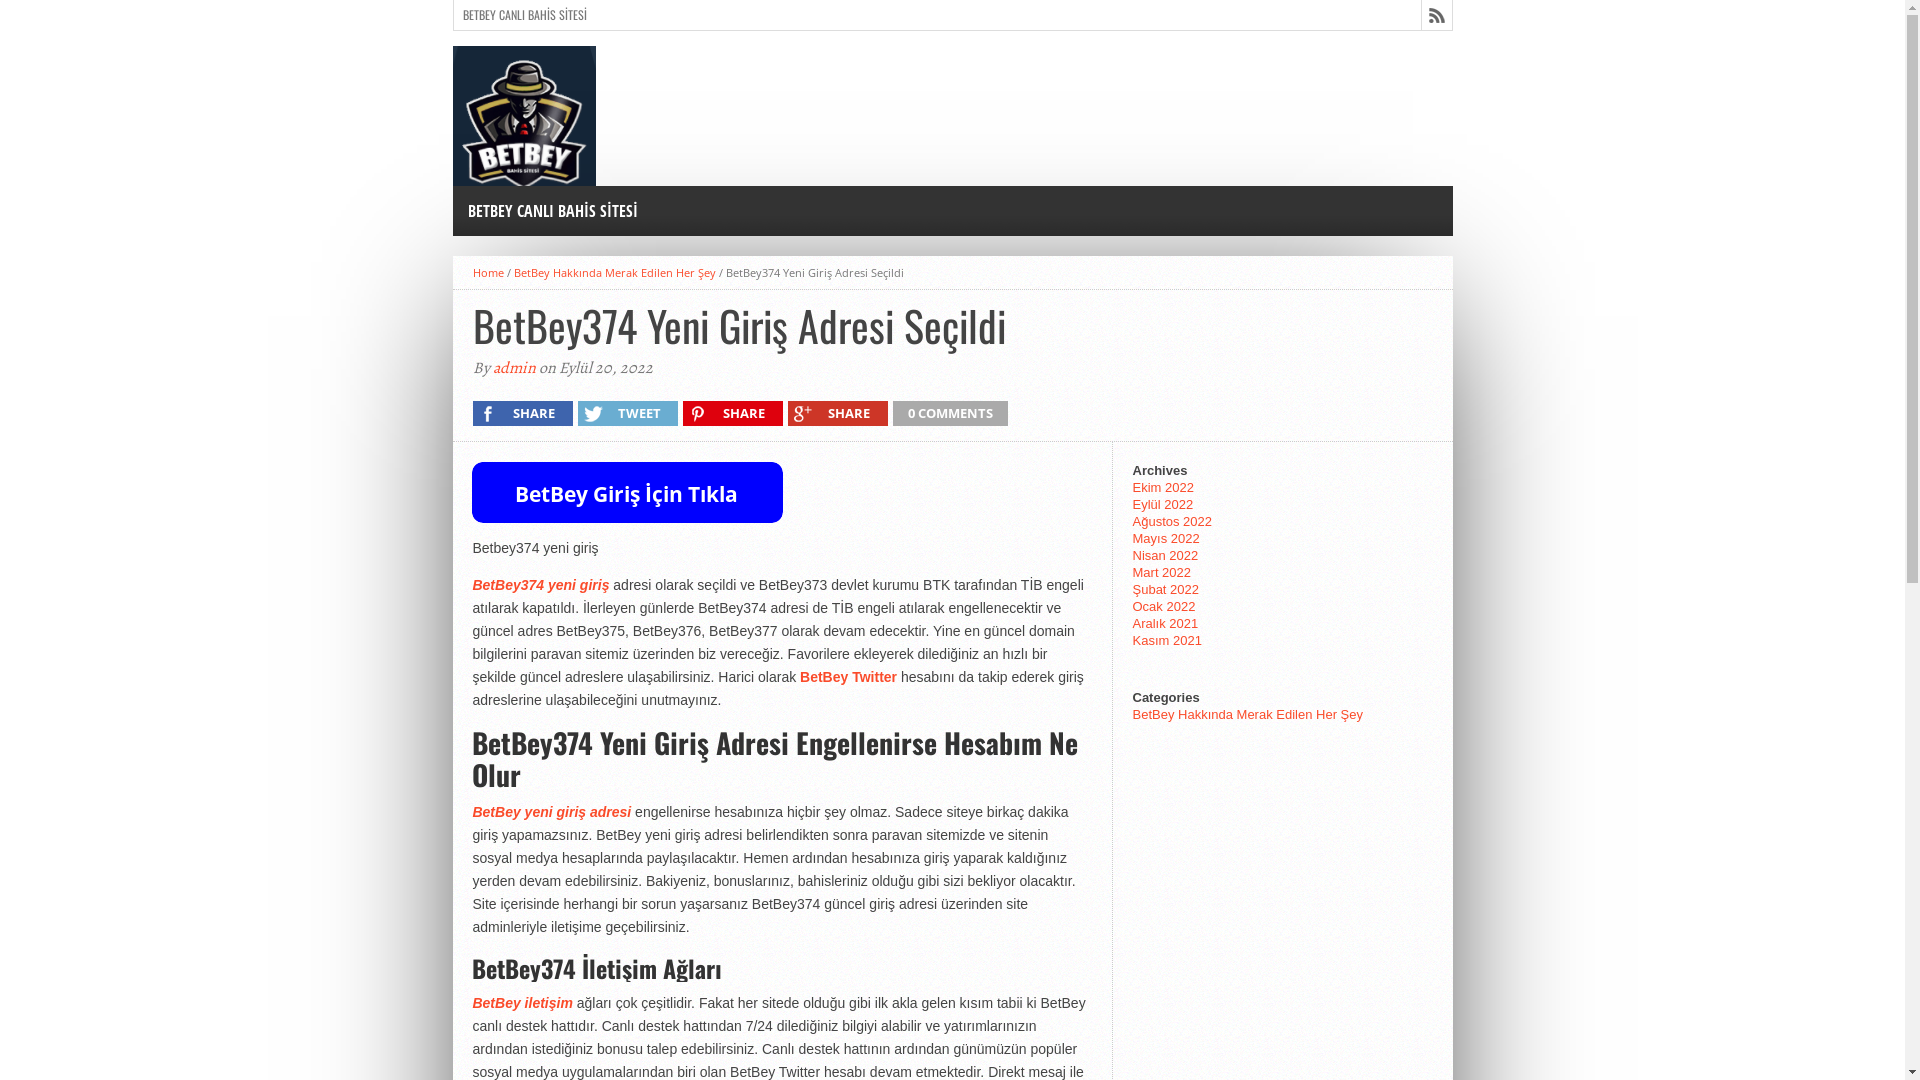 The height and width of the screenshot is (1080, 1920). Describe the element at coordinates (1132, 487) in the screenshot. I see `'Ekim 2022'` at that location.